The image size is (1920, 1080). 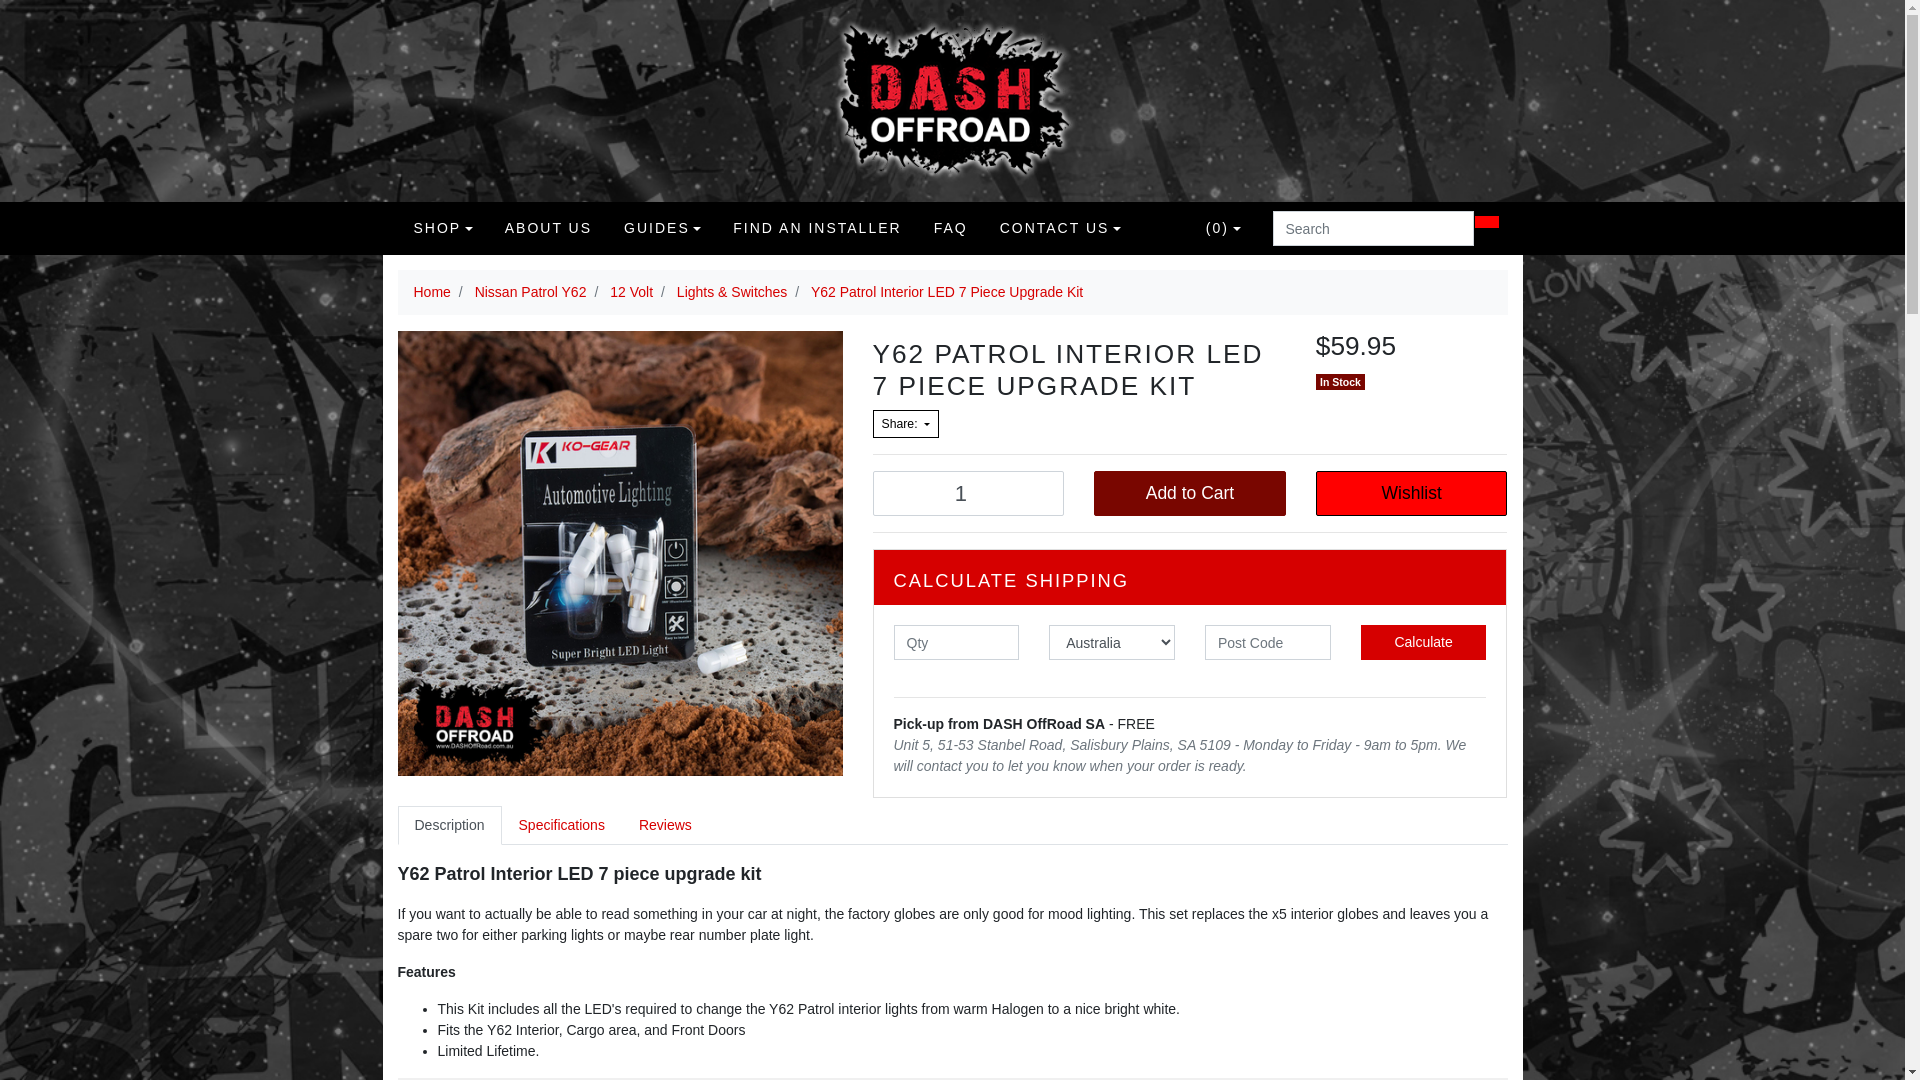 I want to click on 'Specifications', so click(x=502, y=825).